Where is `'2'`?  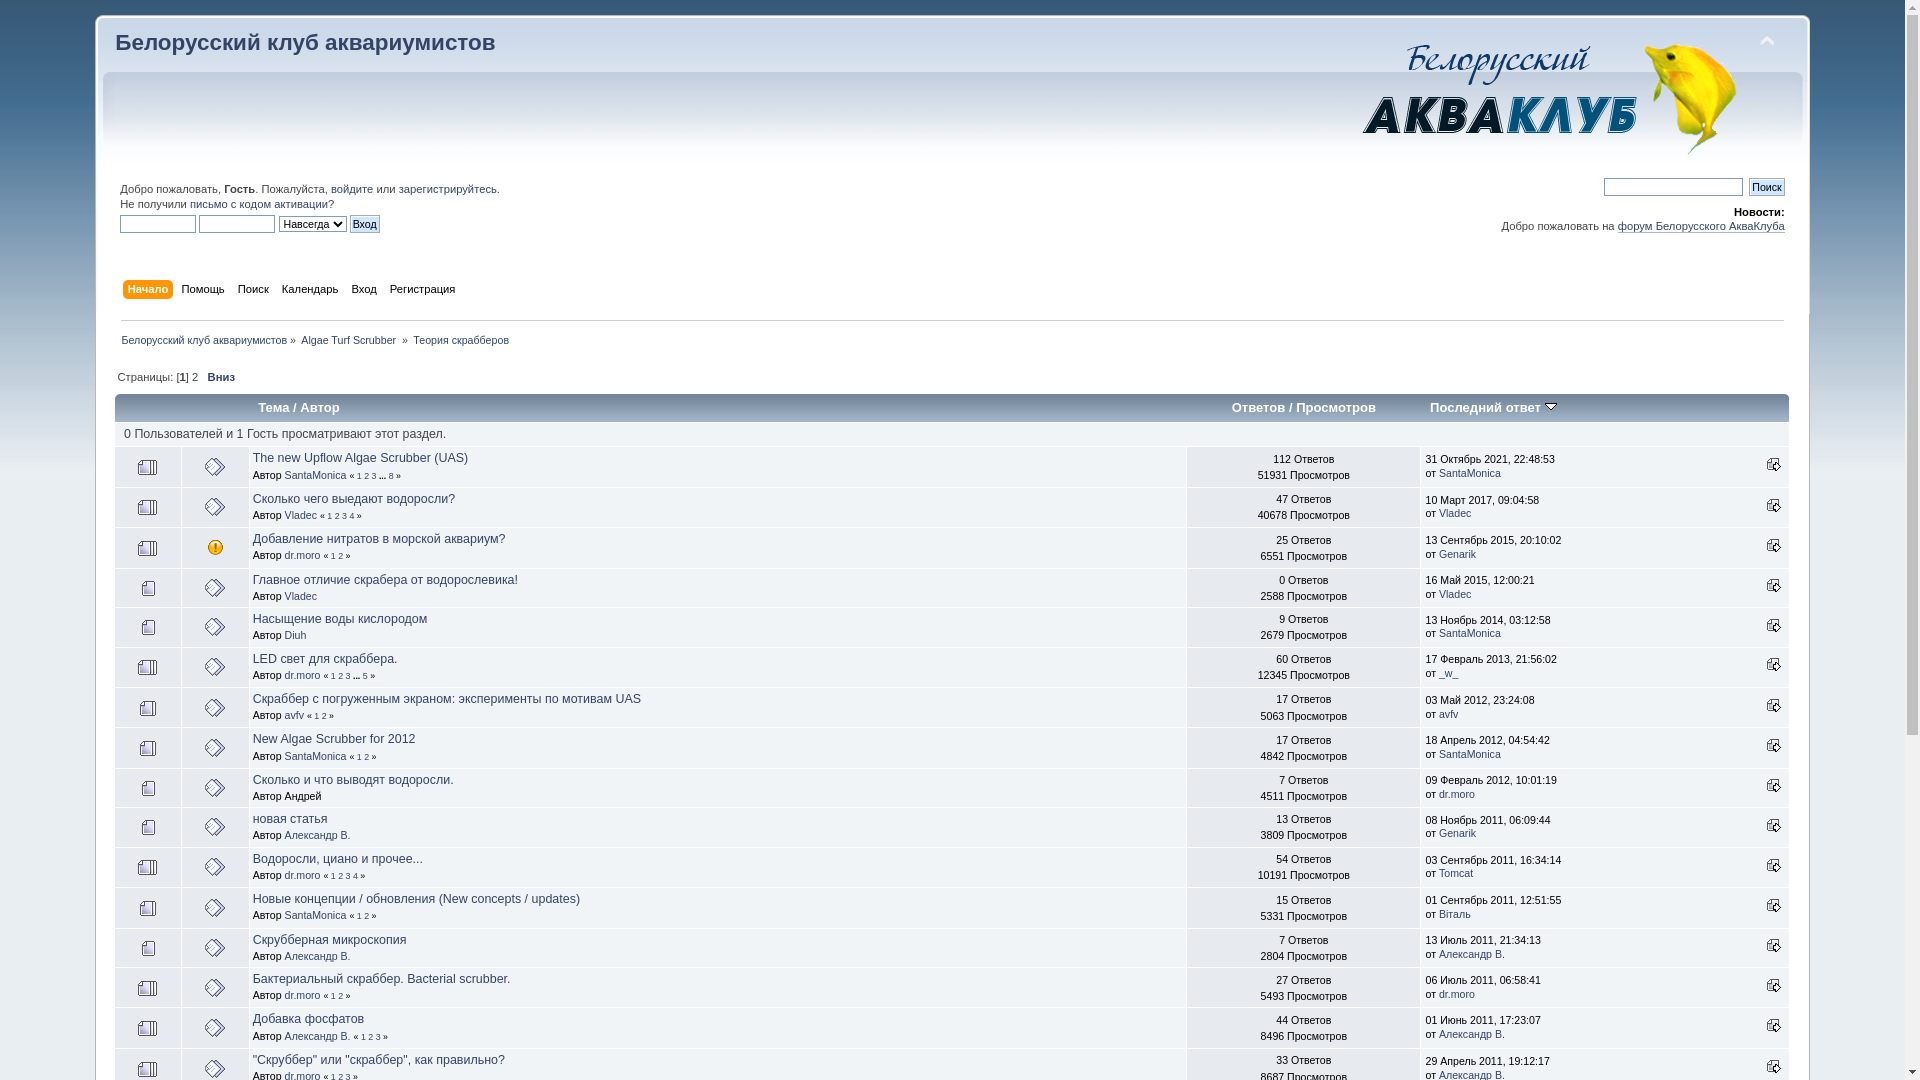 '2' is located at coordinates (195, 377).